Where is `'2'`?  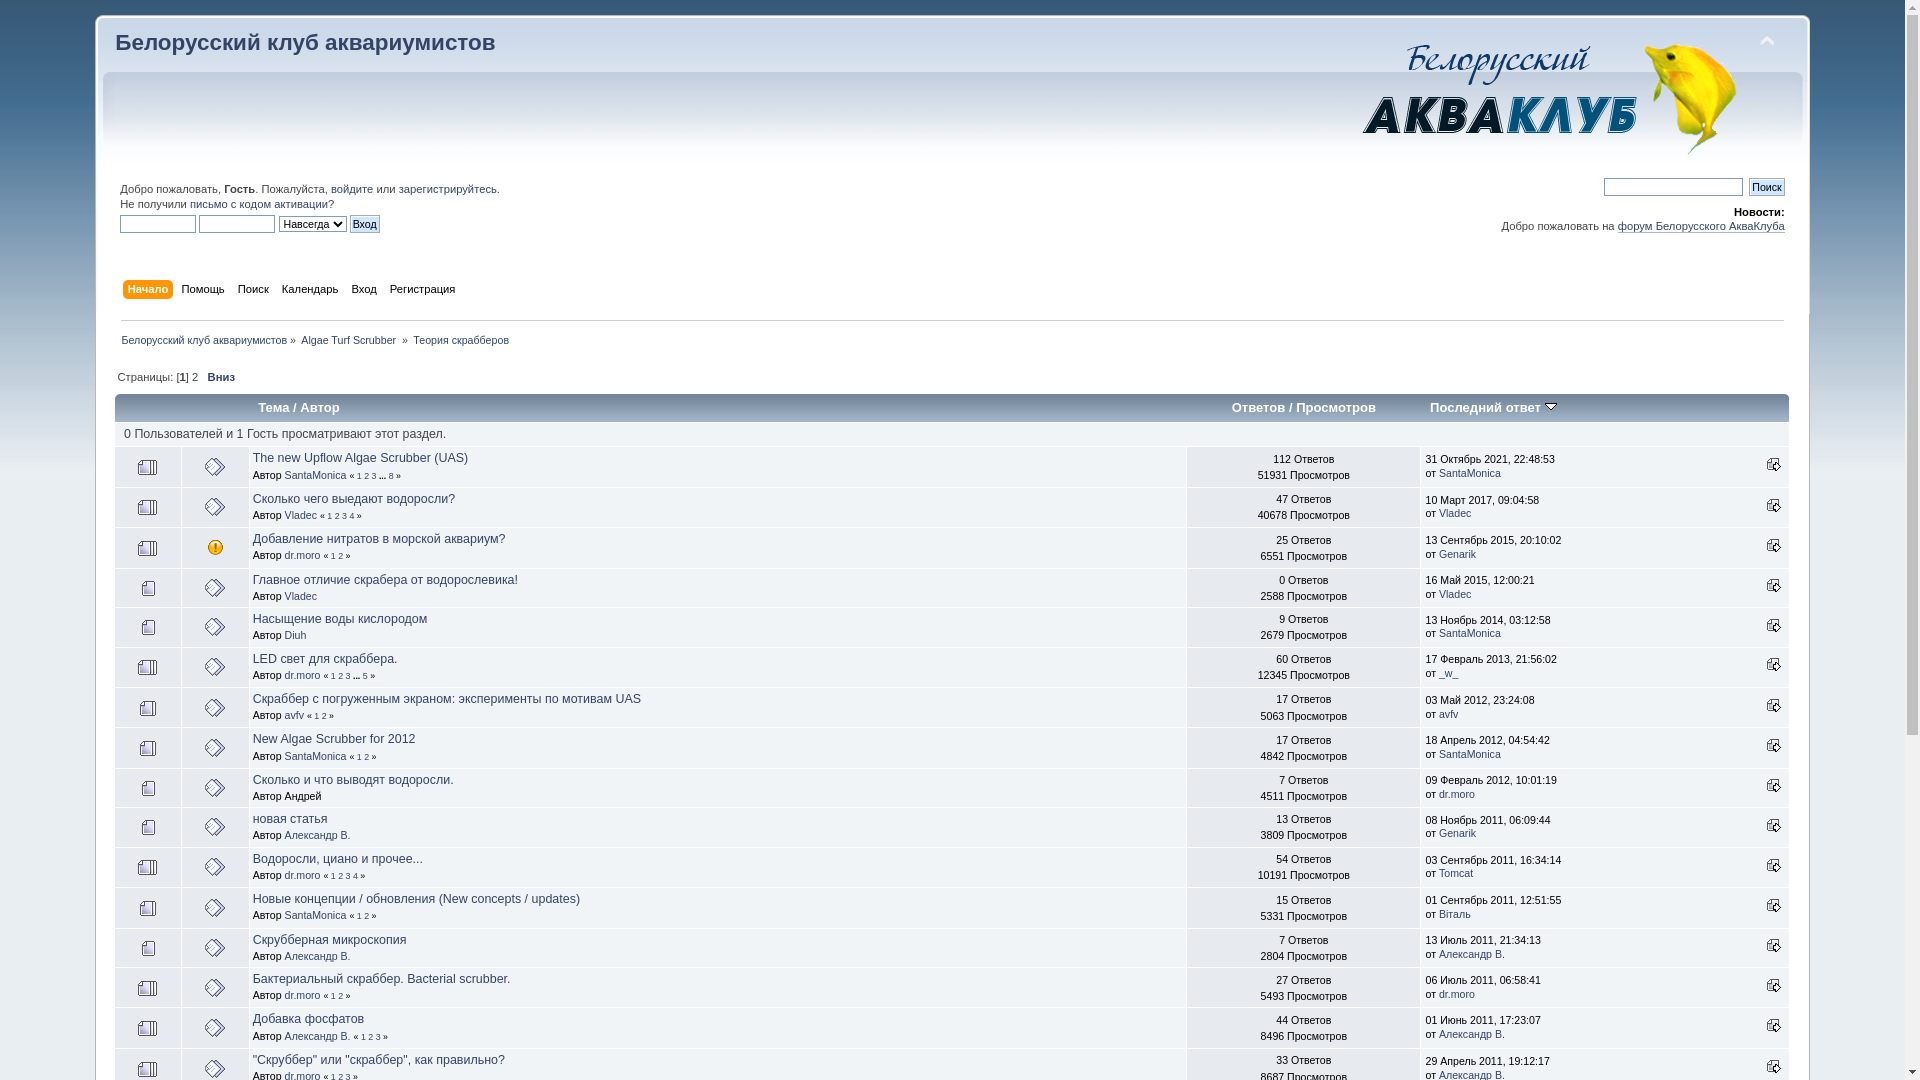 '2' is located at coordinates (195, 377).